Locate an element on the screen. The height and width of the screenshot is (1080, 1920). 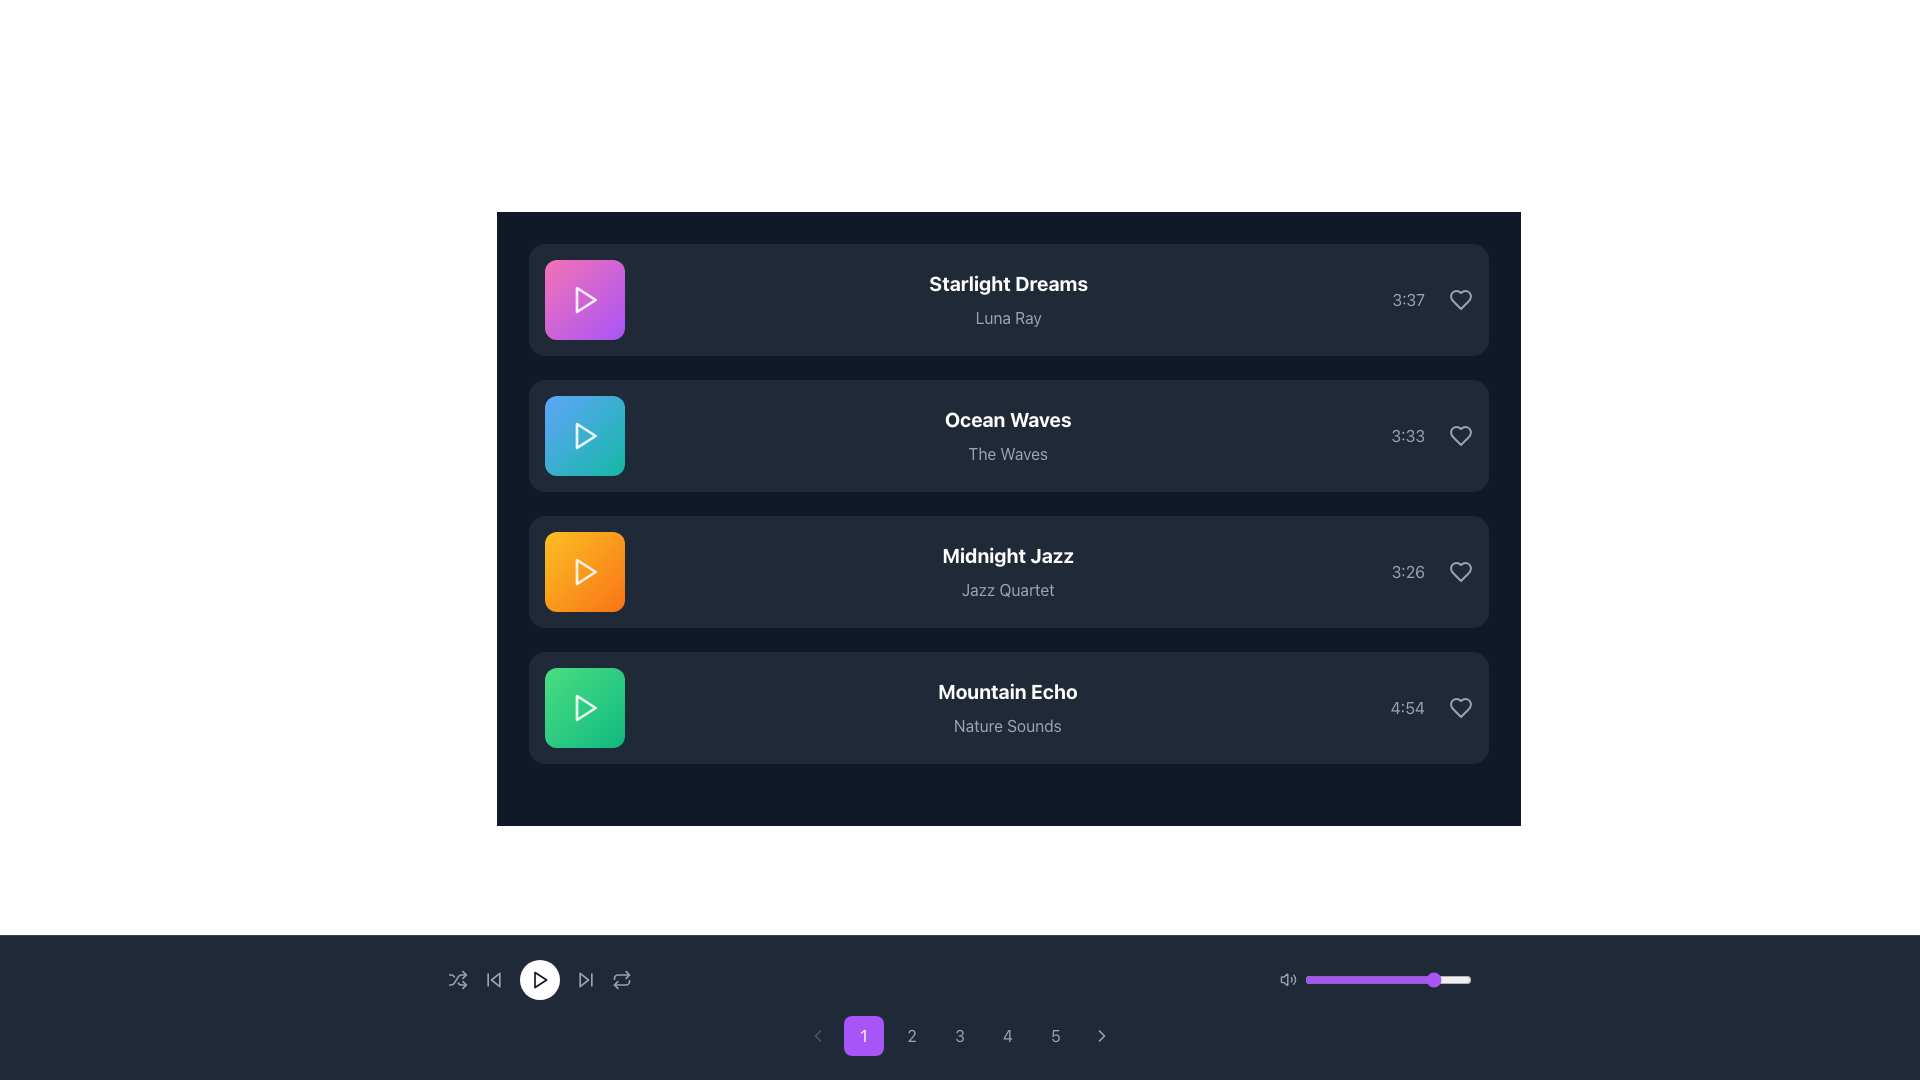
the slider value is located at coordinates (1458, 978).